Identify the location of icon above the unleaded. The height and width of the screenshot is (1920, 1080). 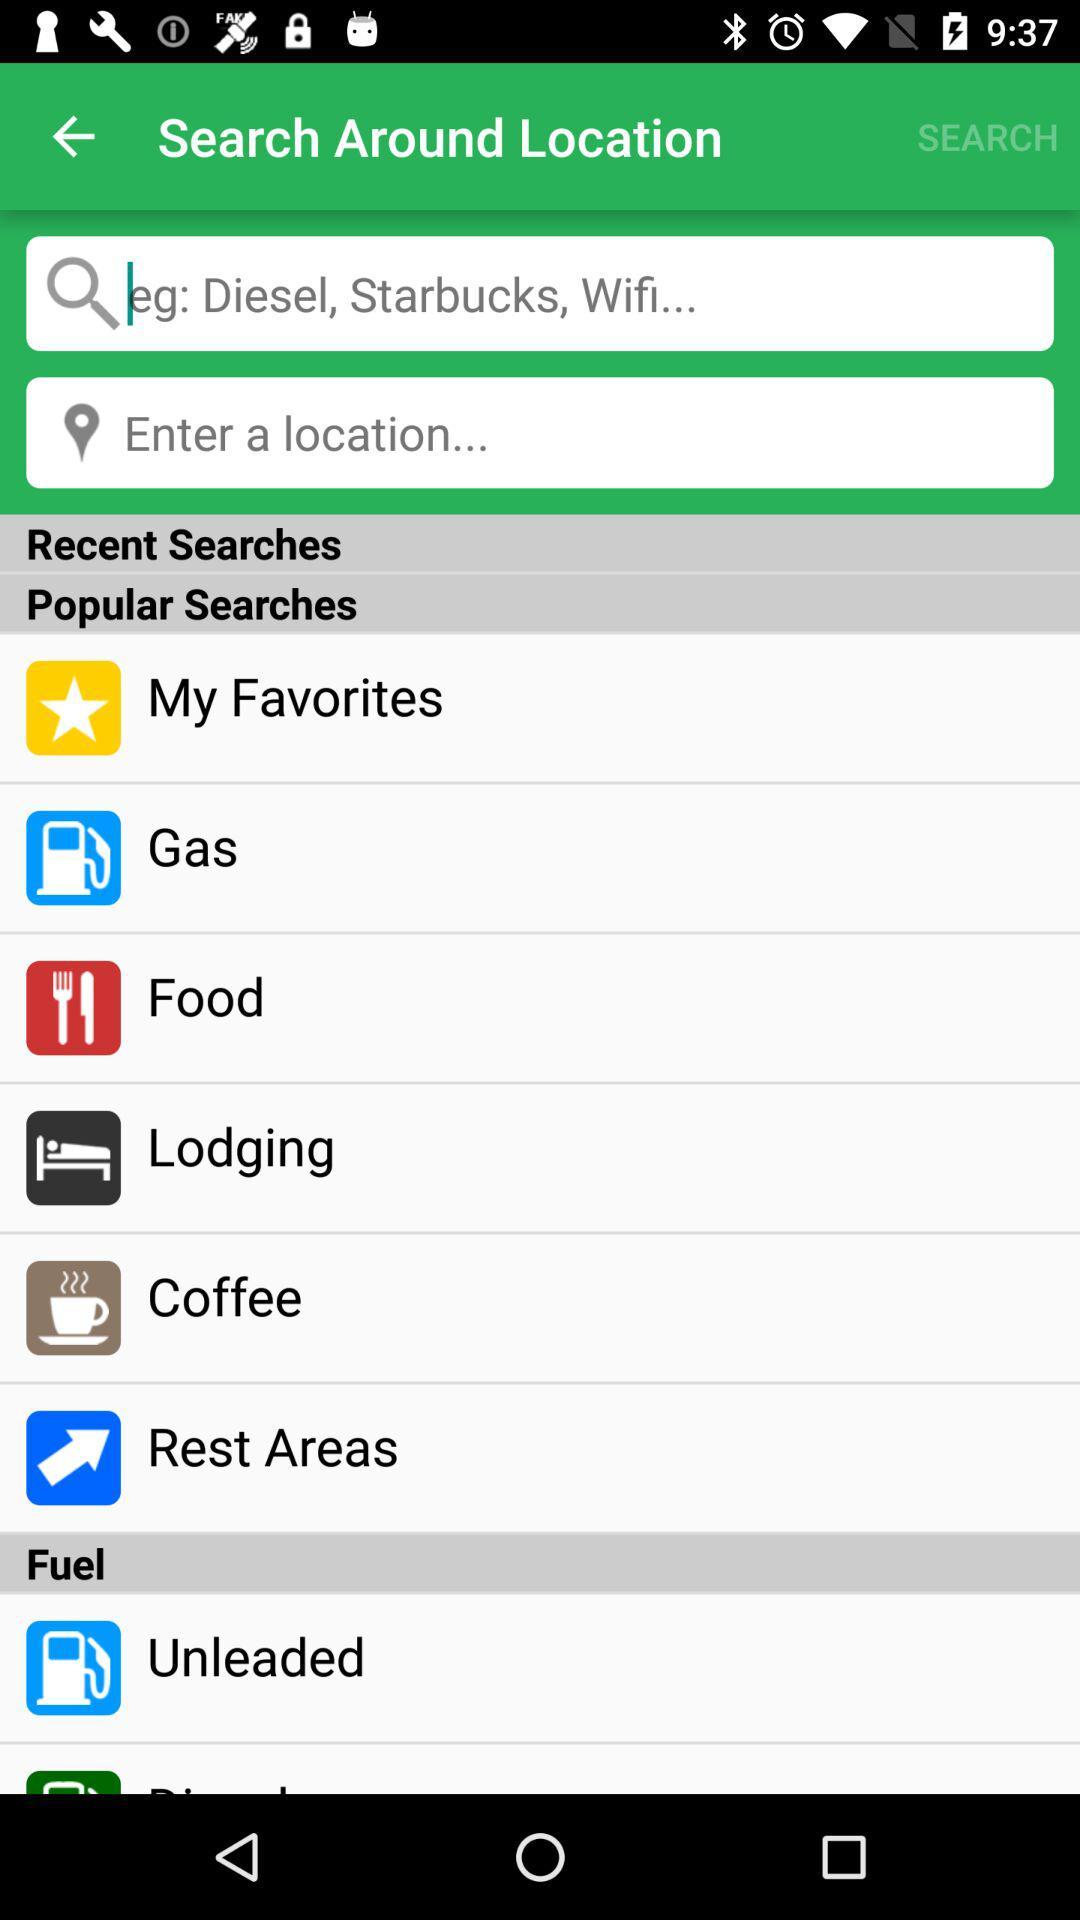
(540, 1562).